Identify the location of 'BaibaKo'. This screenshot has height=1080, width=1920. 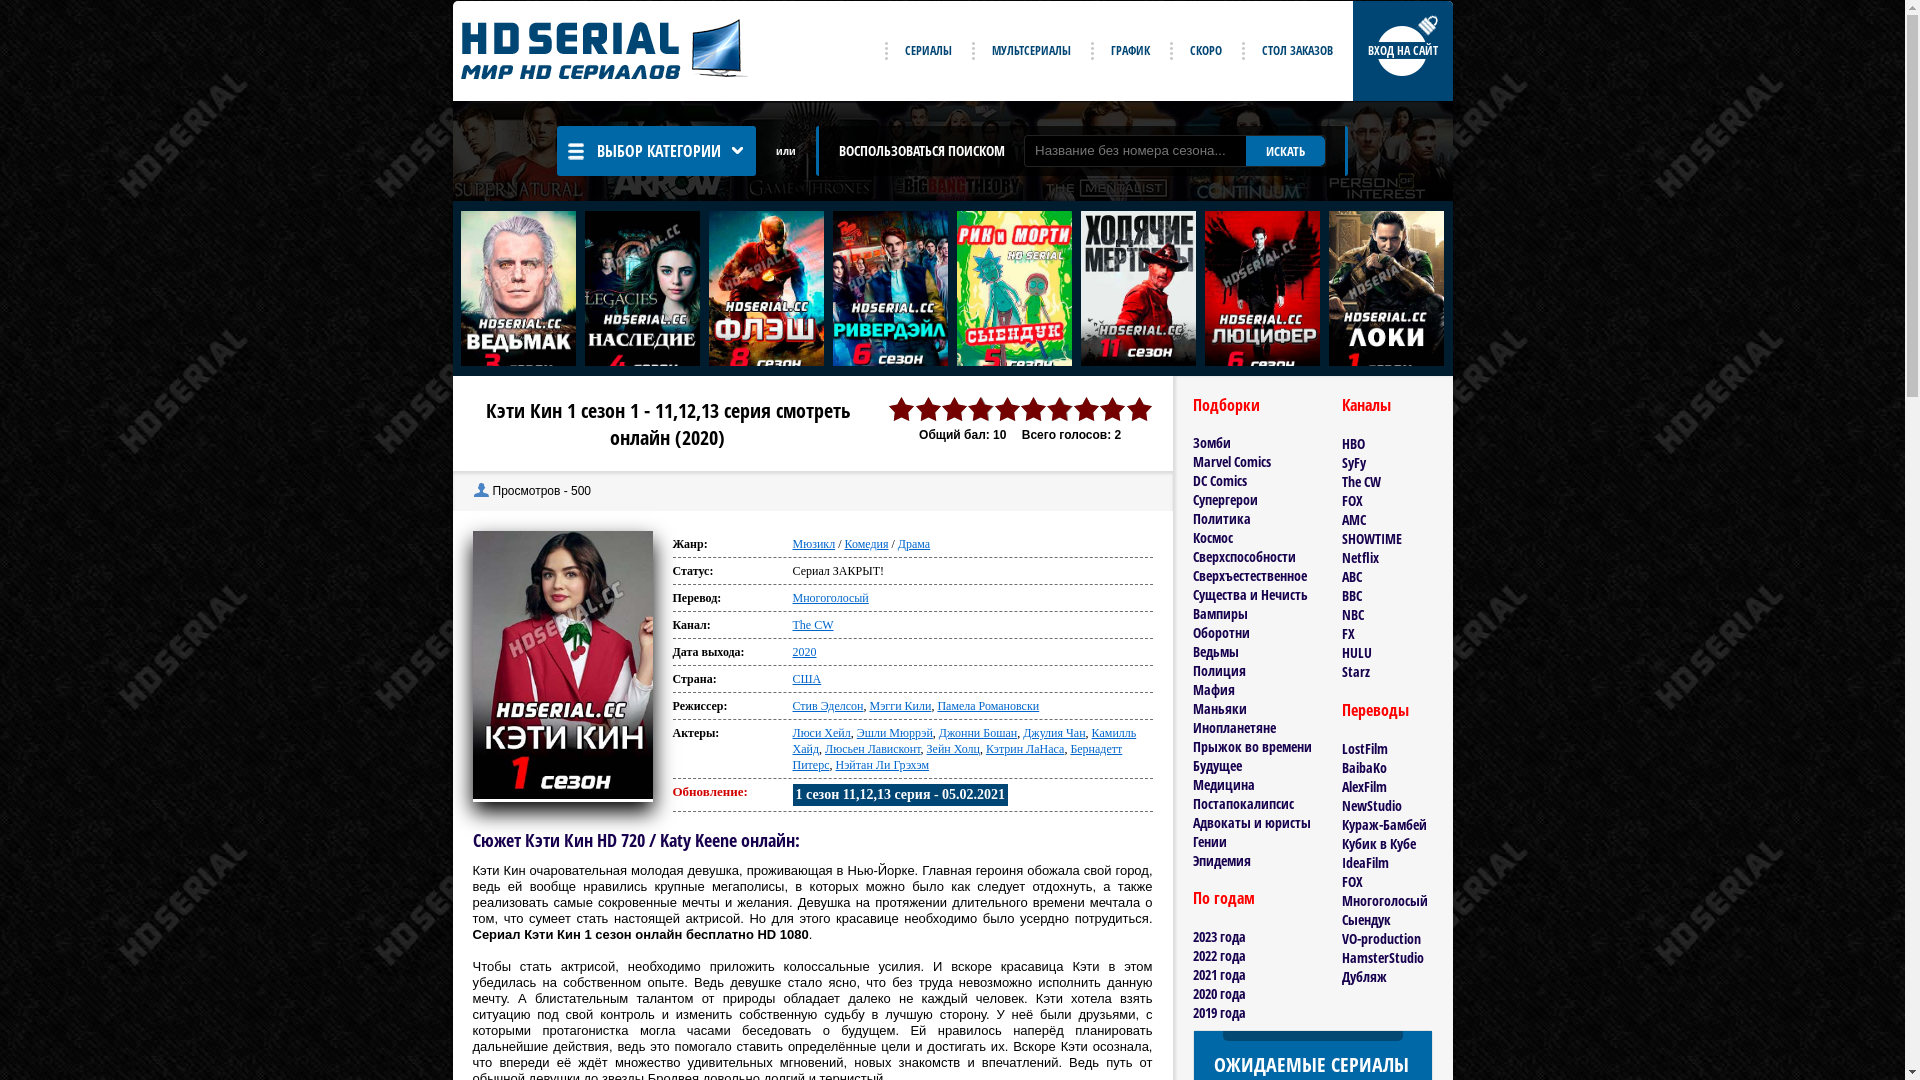
(1363, 766).